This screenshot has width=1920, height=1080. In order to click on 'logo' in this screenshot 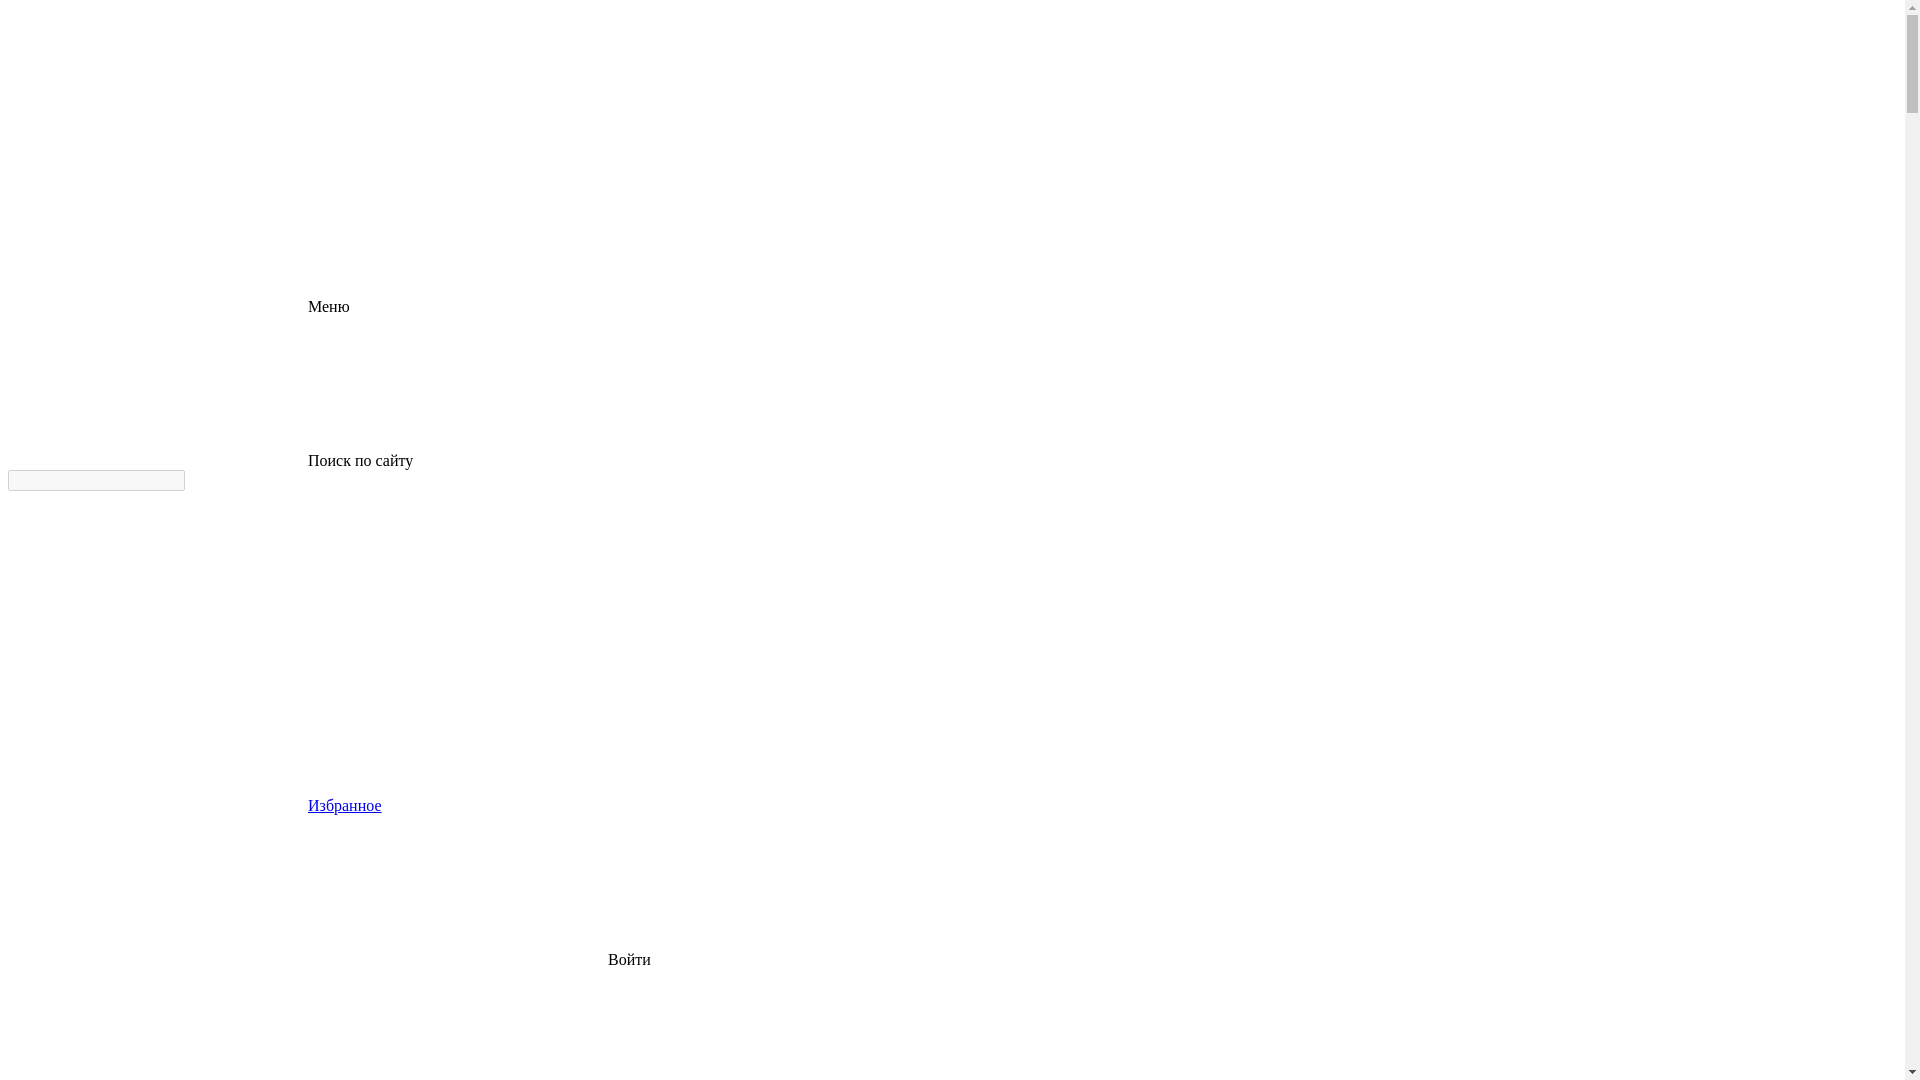, I will do `click(157, 151)`.